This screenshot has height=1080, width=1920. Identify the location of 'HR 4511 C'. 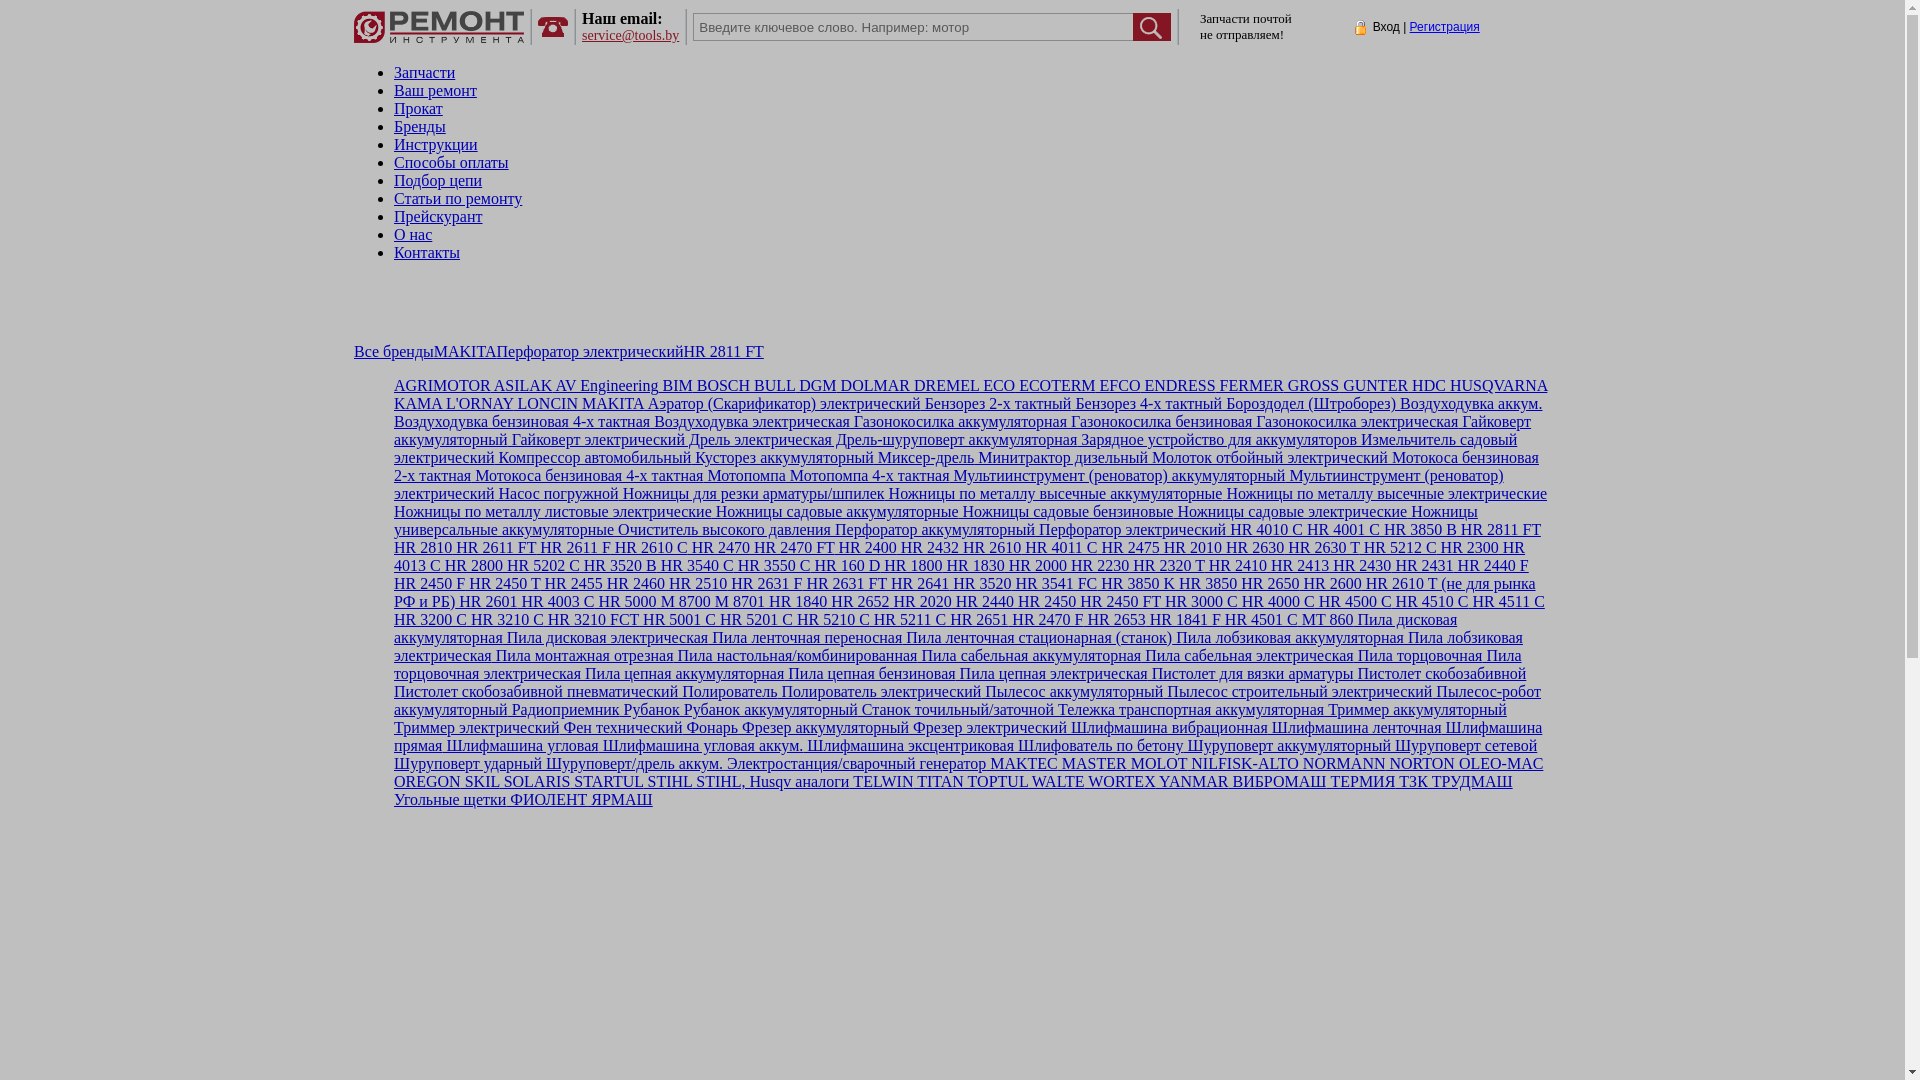
(1506, 600).